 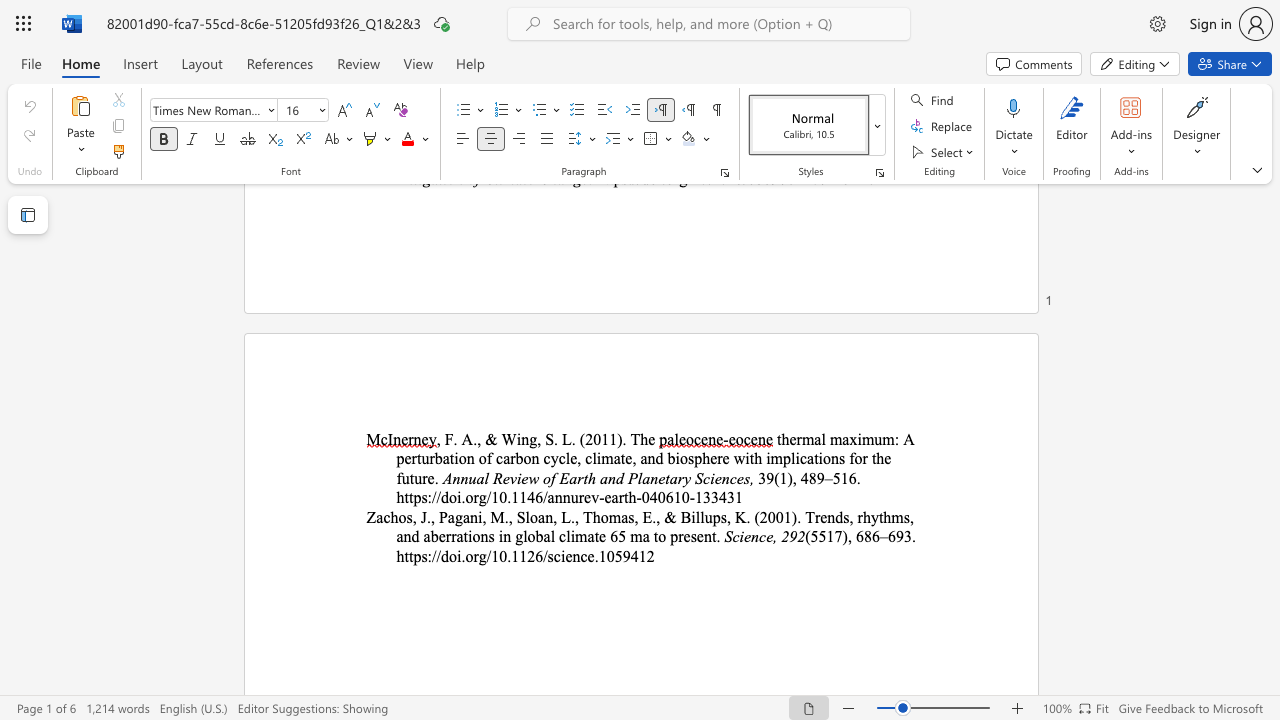 What do you see at coordinates (435, 438) in the screenshot?
I see `the subset text ", F. A., & Wing, S." within the text ", F. A., & Wing, S. L. (2011). The"` at bounding box center [435, 438].